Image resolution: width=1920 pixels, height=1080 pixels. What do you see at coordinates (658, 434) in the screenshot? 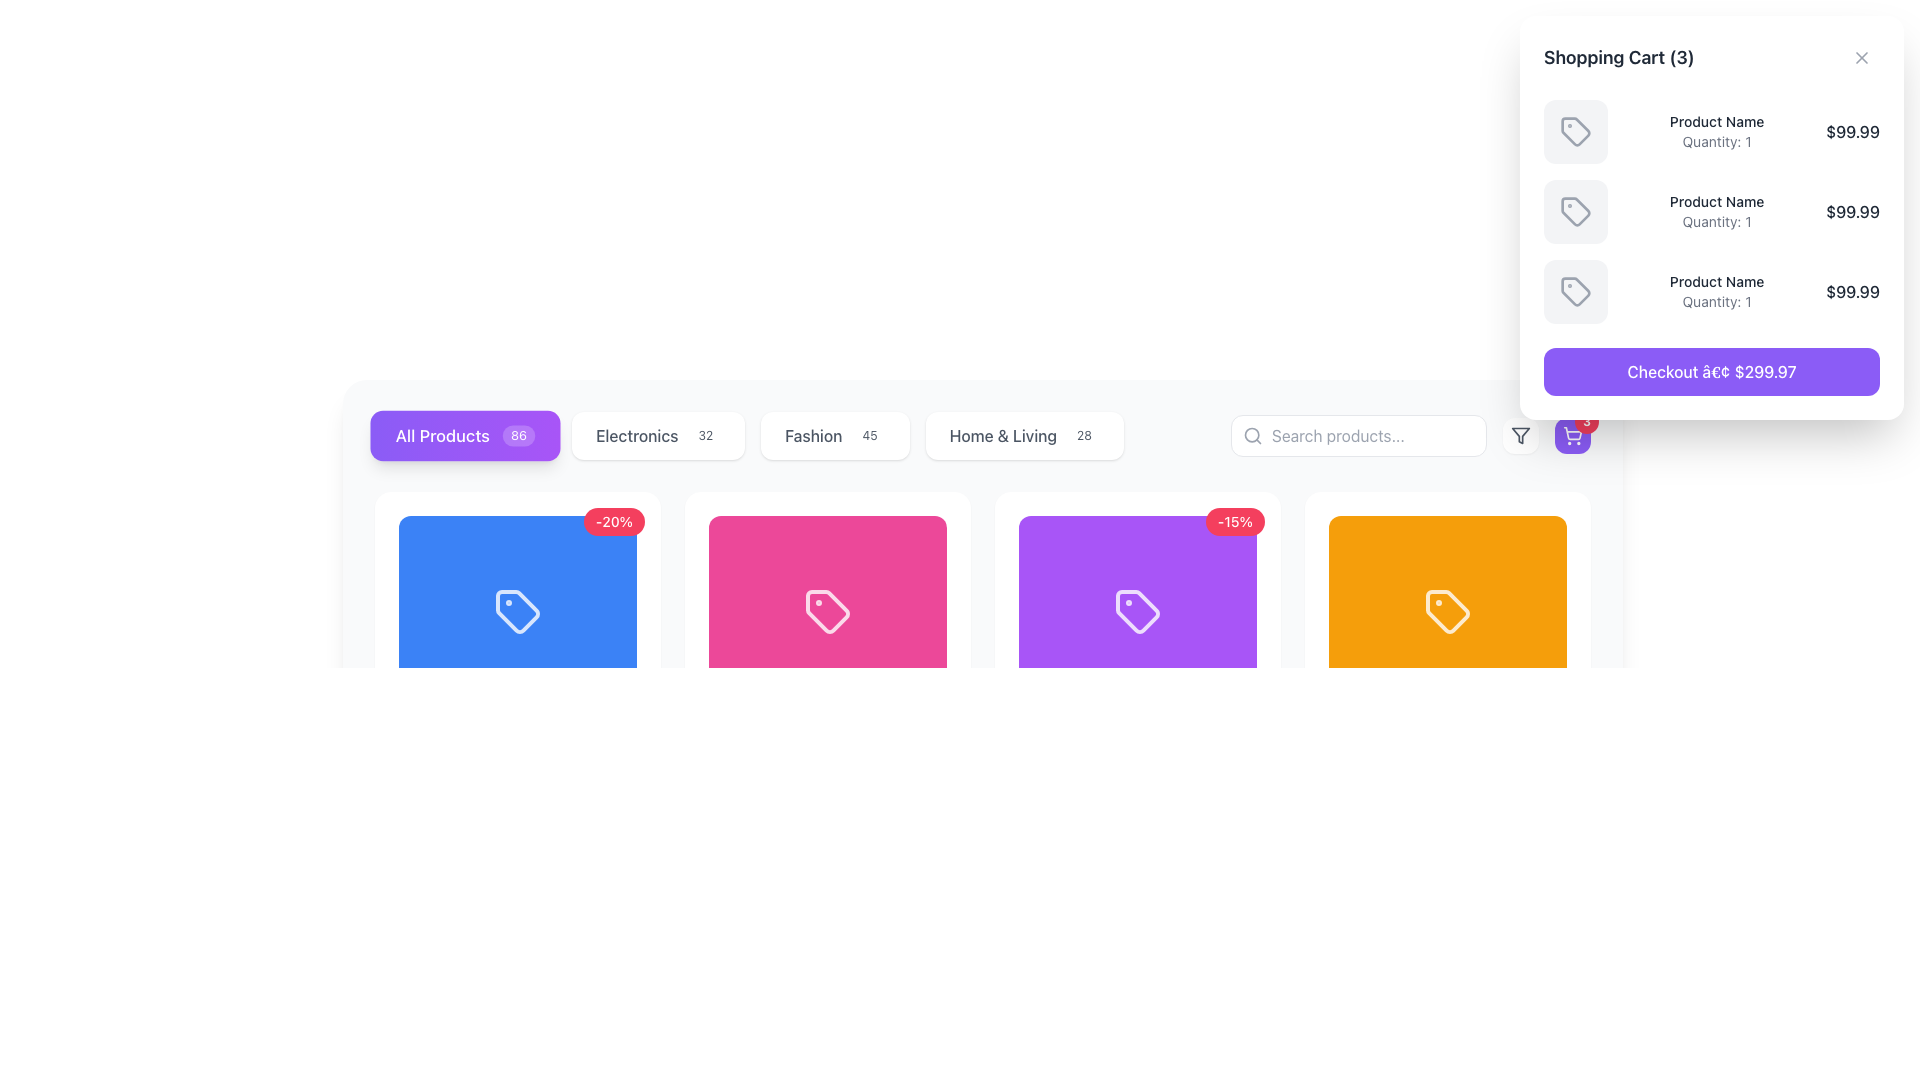
I see `the 'Electronics' category button, which is the second button from the left in the row of category buttons, to filter items by Electronics` at bounding box center [658, 434].